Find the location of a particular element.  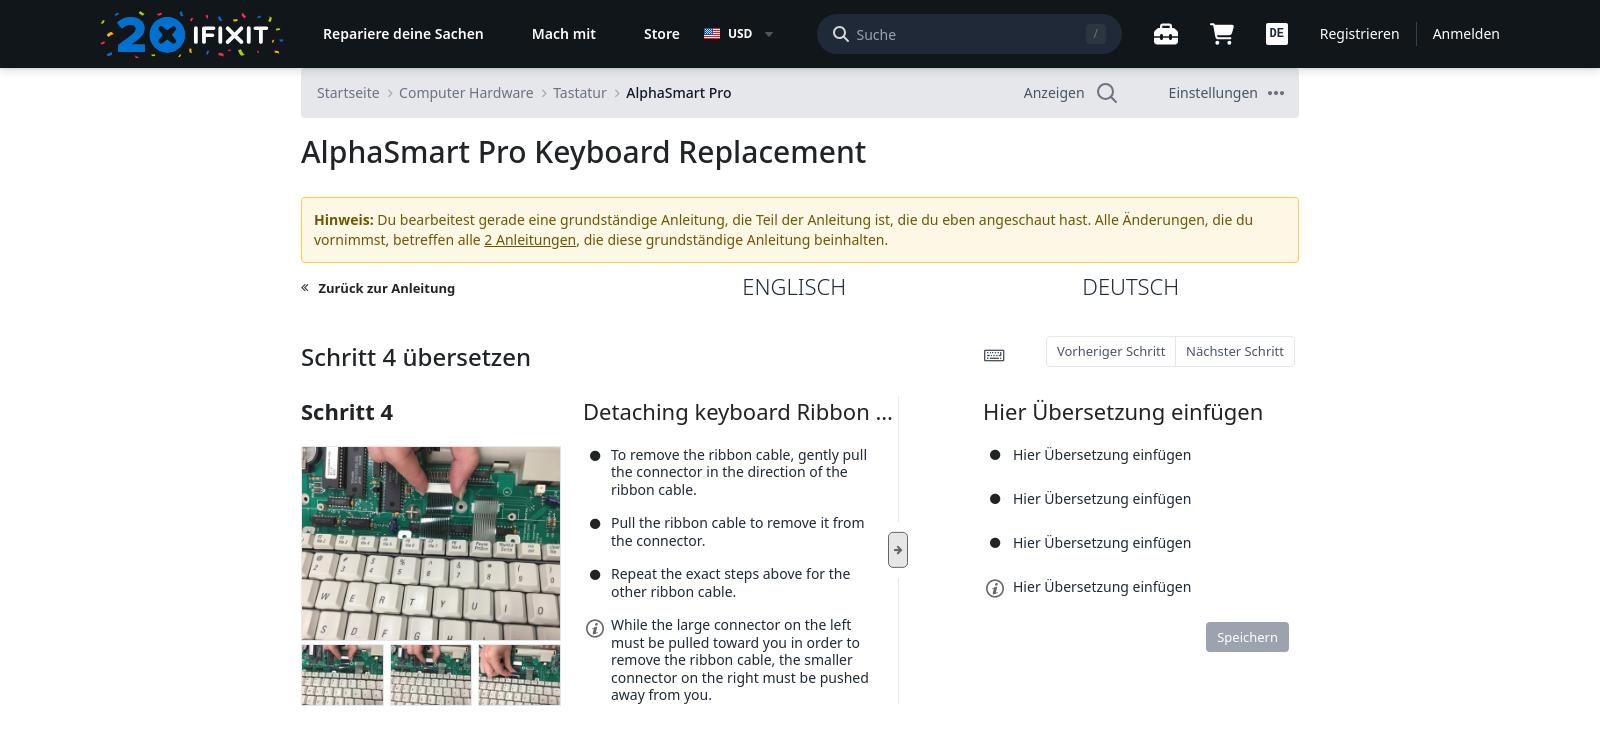

'Anzeigen' is located at coordinates (1053, 91).